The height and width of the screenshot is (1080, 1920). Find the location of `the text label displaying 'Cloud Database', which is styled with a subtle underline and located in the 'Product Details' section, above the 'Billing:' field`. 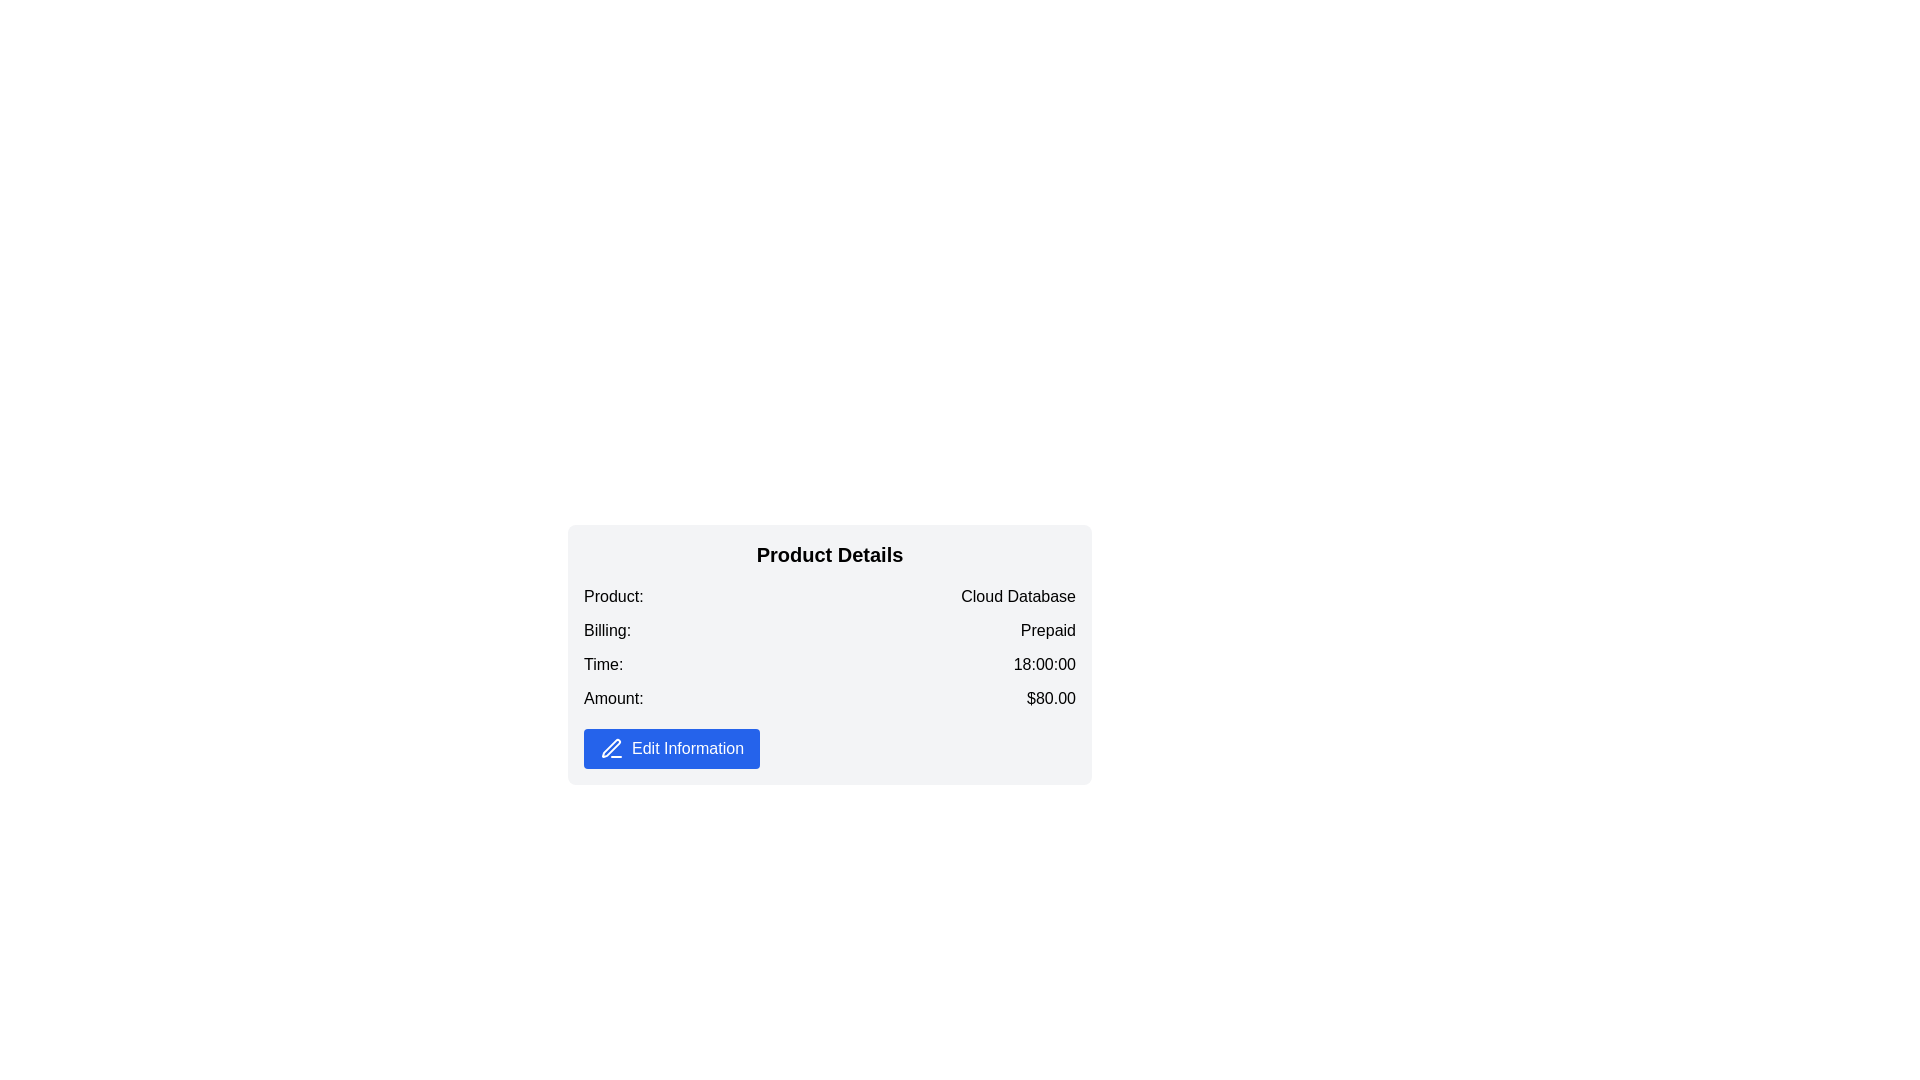

the text label displaying 'Cloud Database', which is styled with a subtle underline and located in the 'Product Details' section, above the 'Billing:' field is located at coordinates (1018, 596).